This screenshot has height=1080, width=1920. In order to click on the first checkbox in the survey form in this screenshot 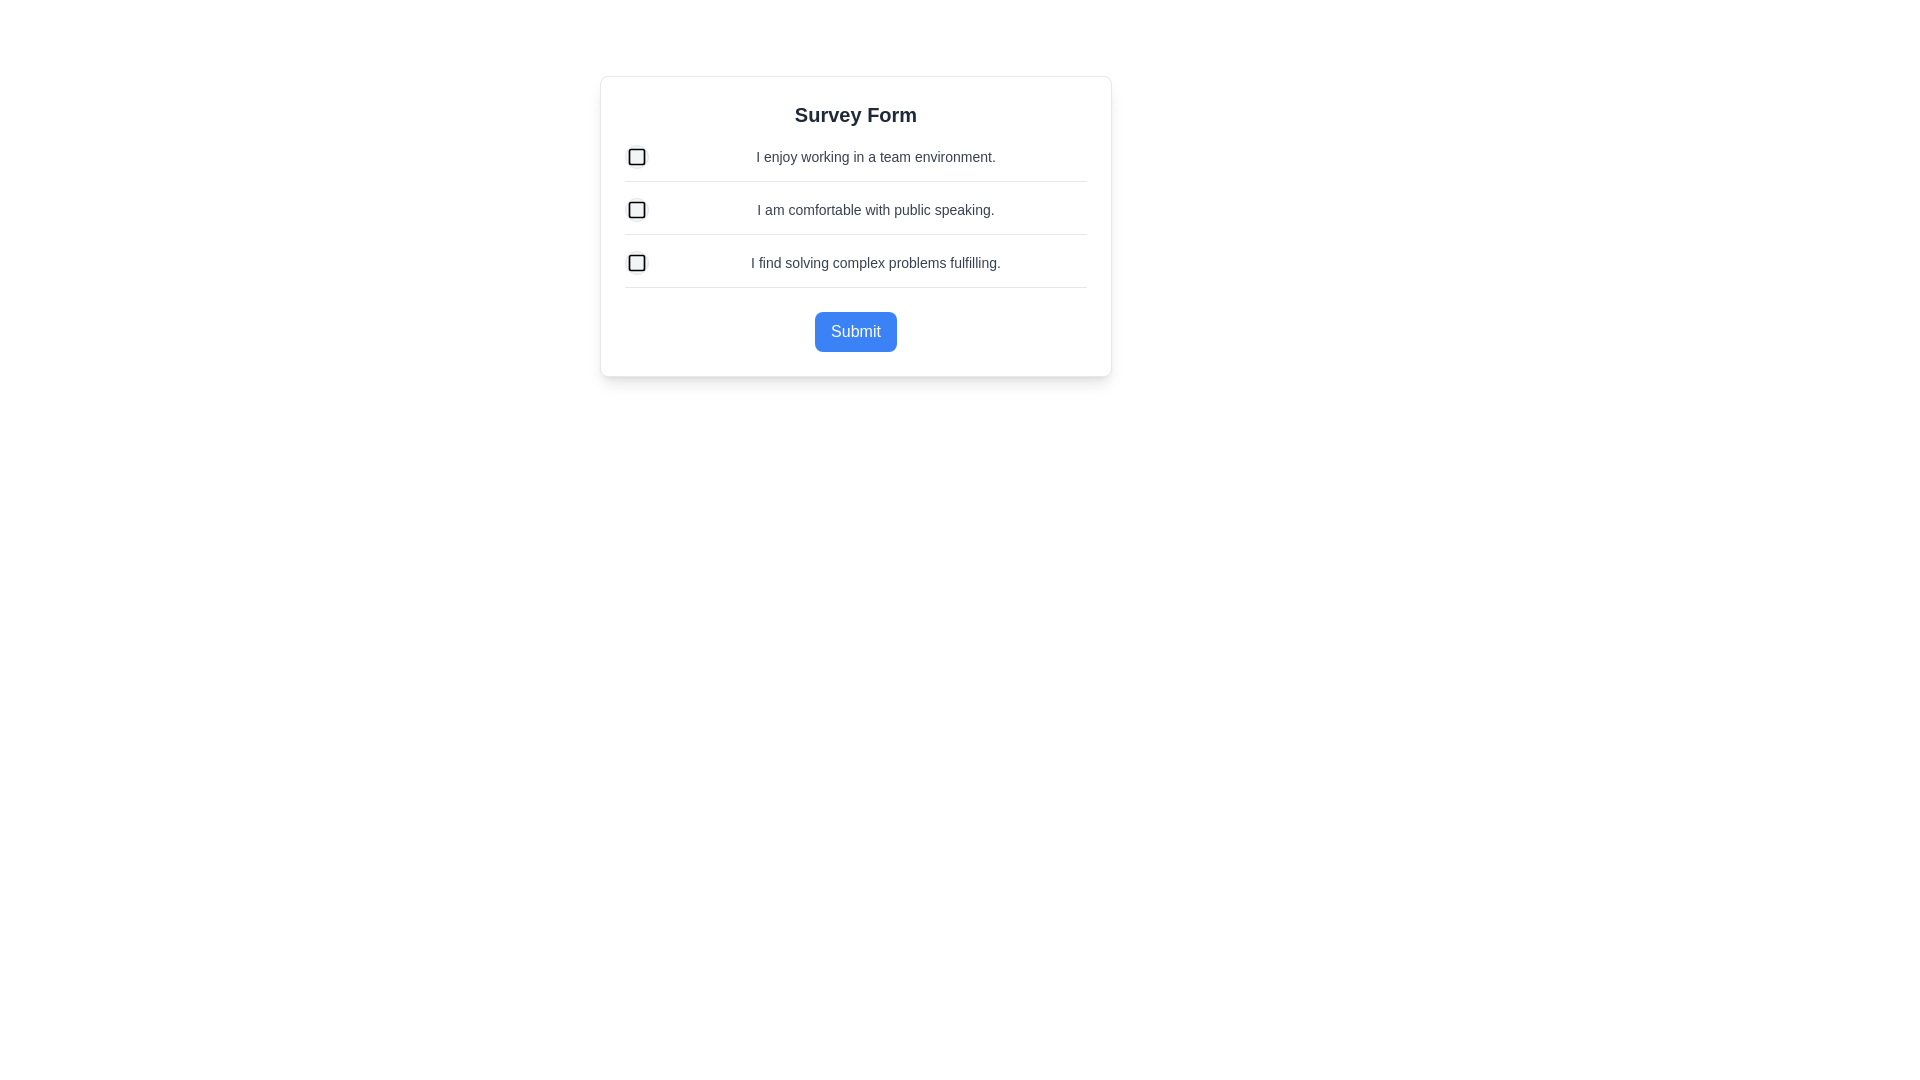, I will do `click(636, 156)`.